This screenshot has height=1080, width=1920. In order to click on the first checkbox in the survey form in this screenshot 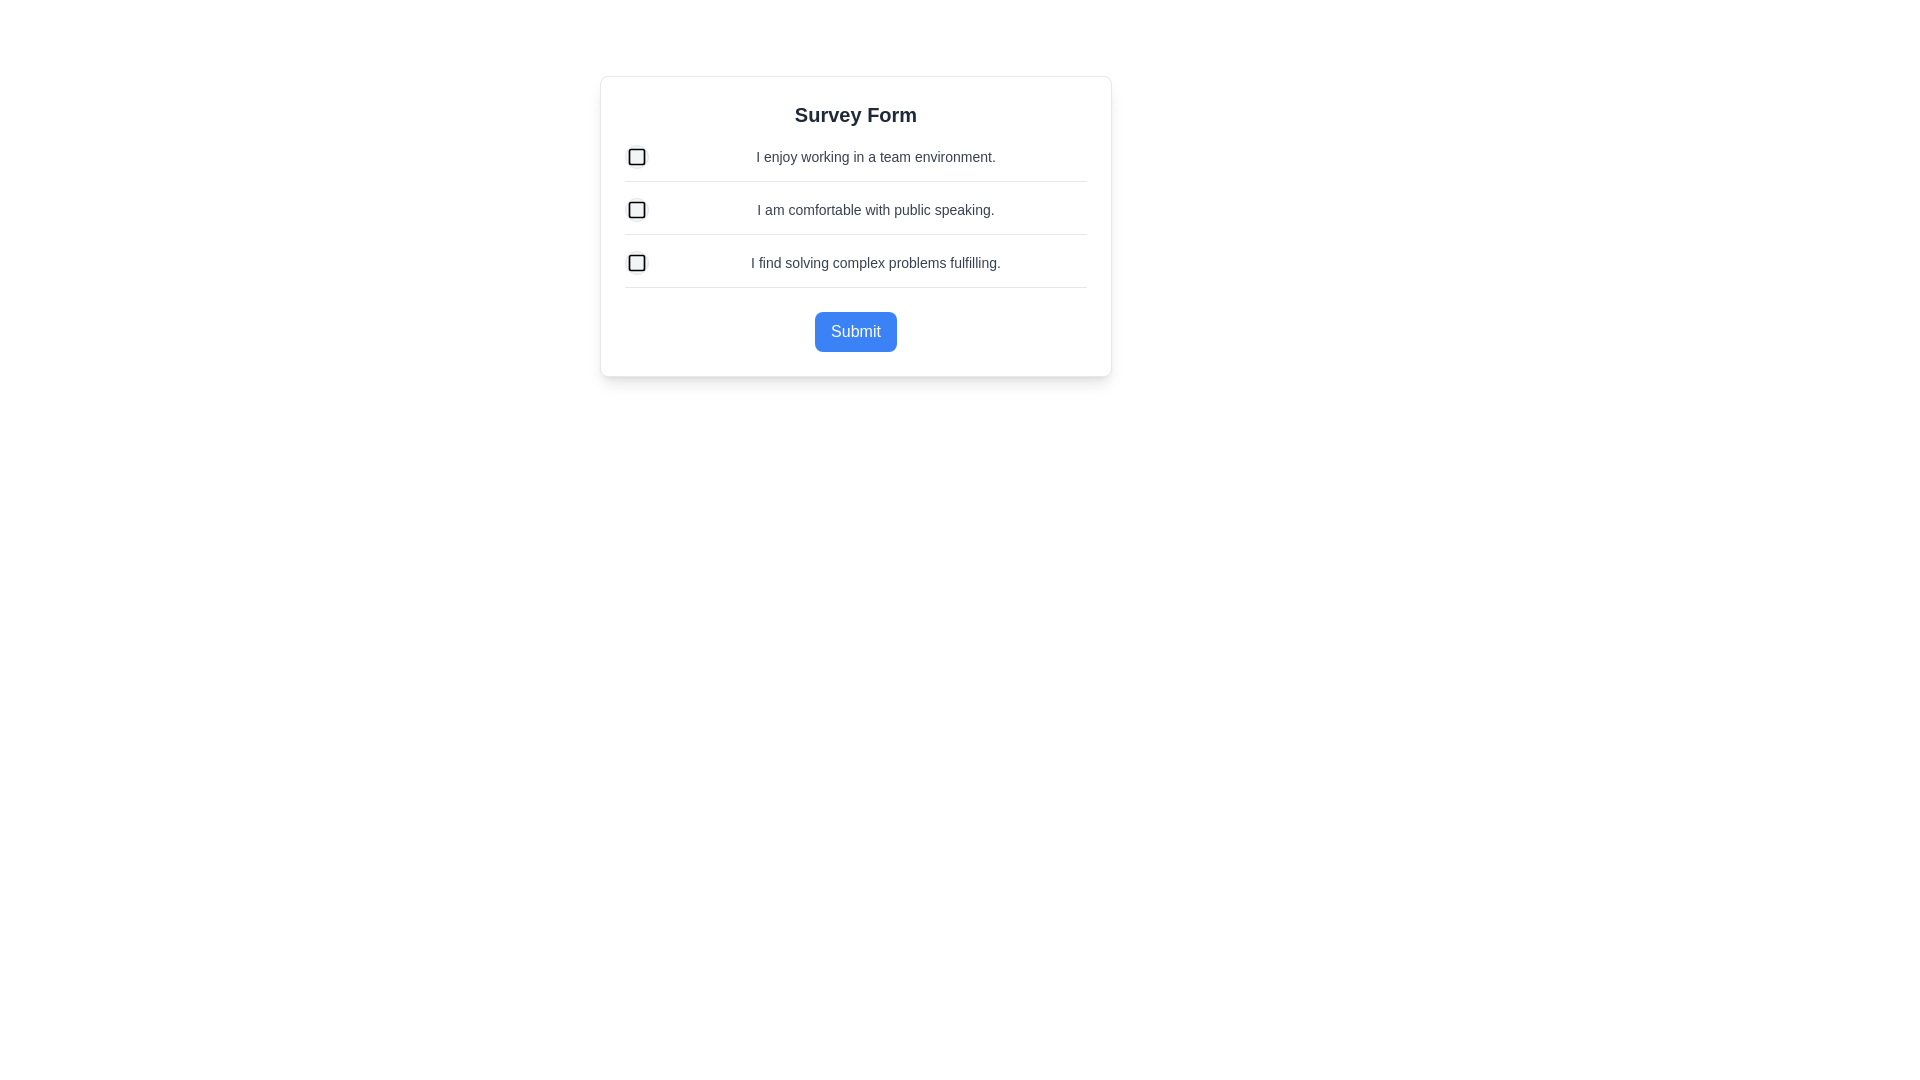, I will do `click(636, 156)`.